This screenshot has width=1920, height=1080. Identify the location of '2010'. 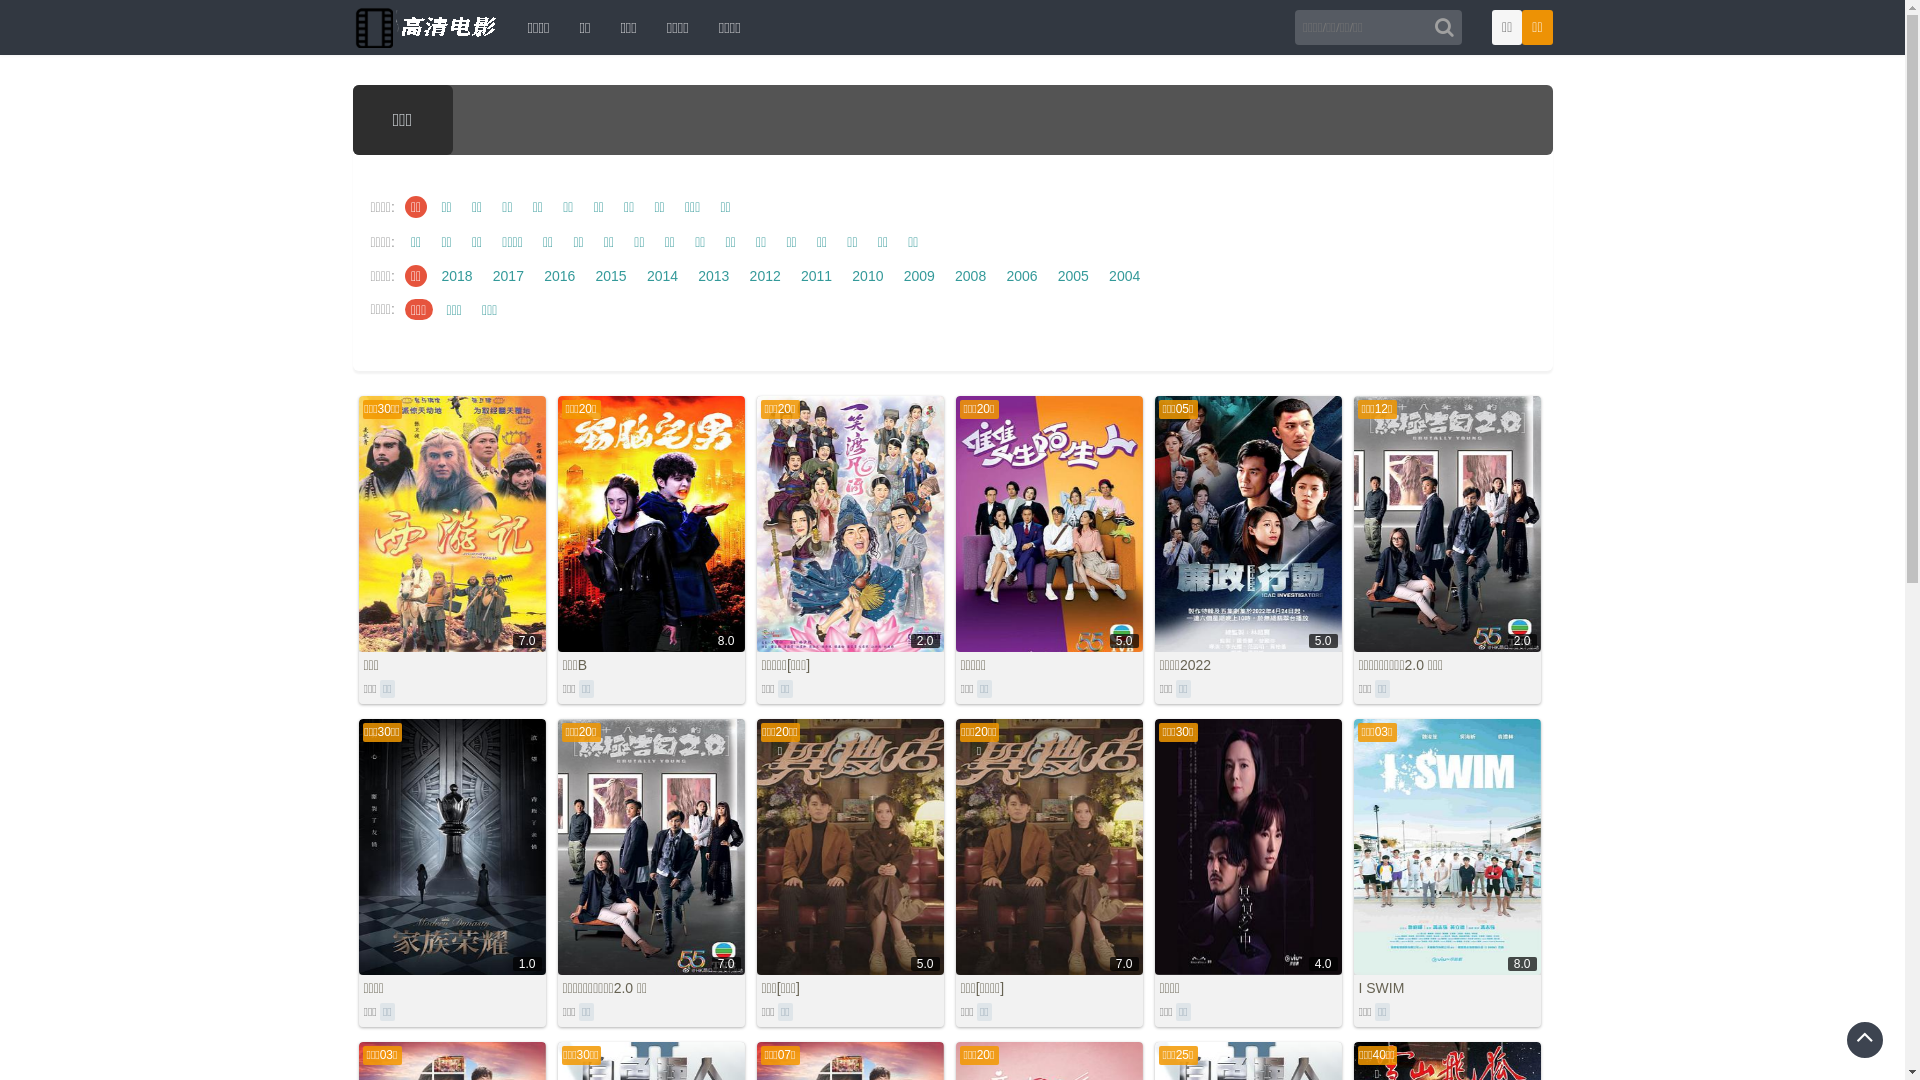
(867, 276).